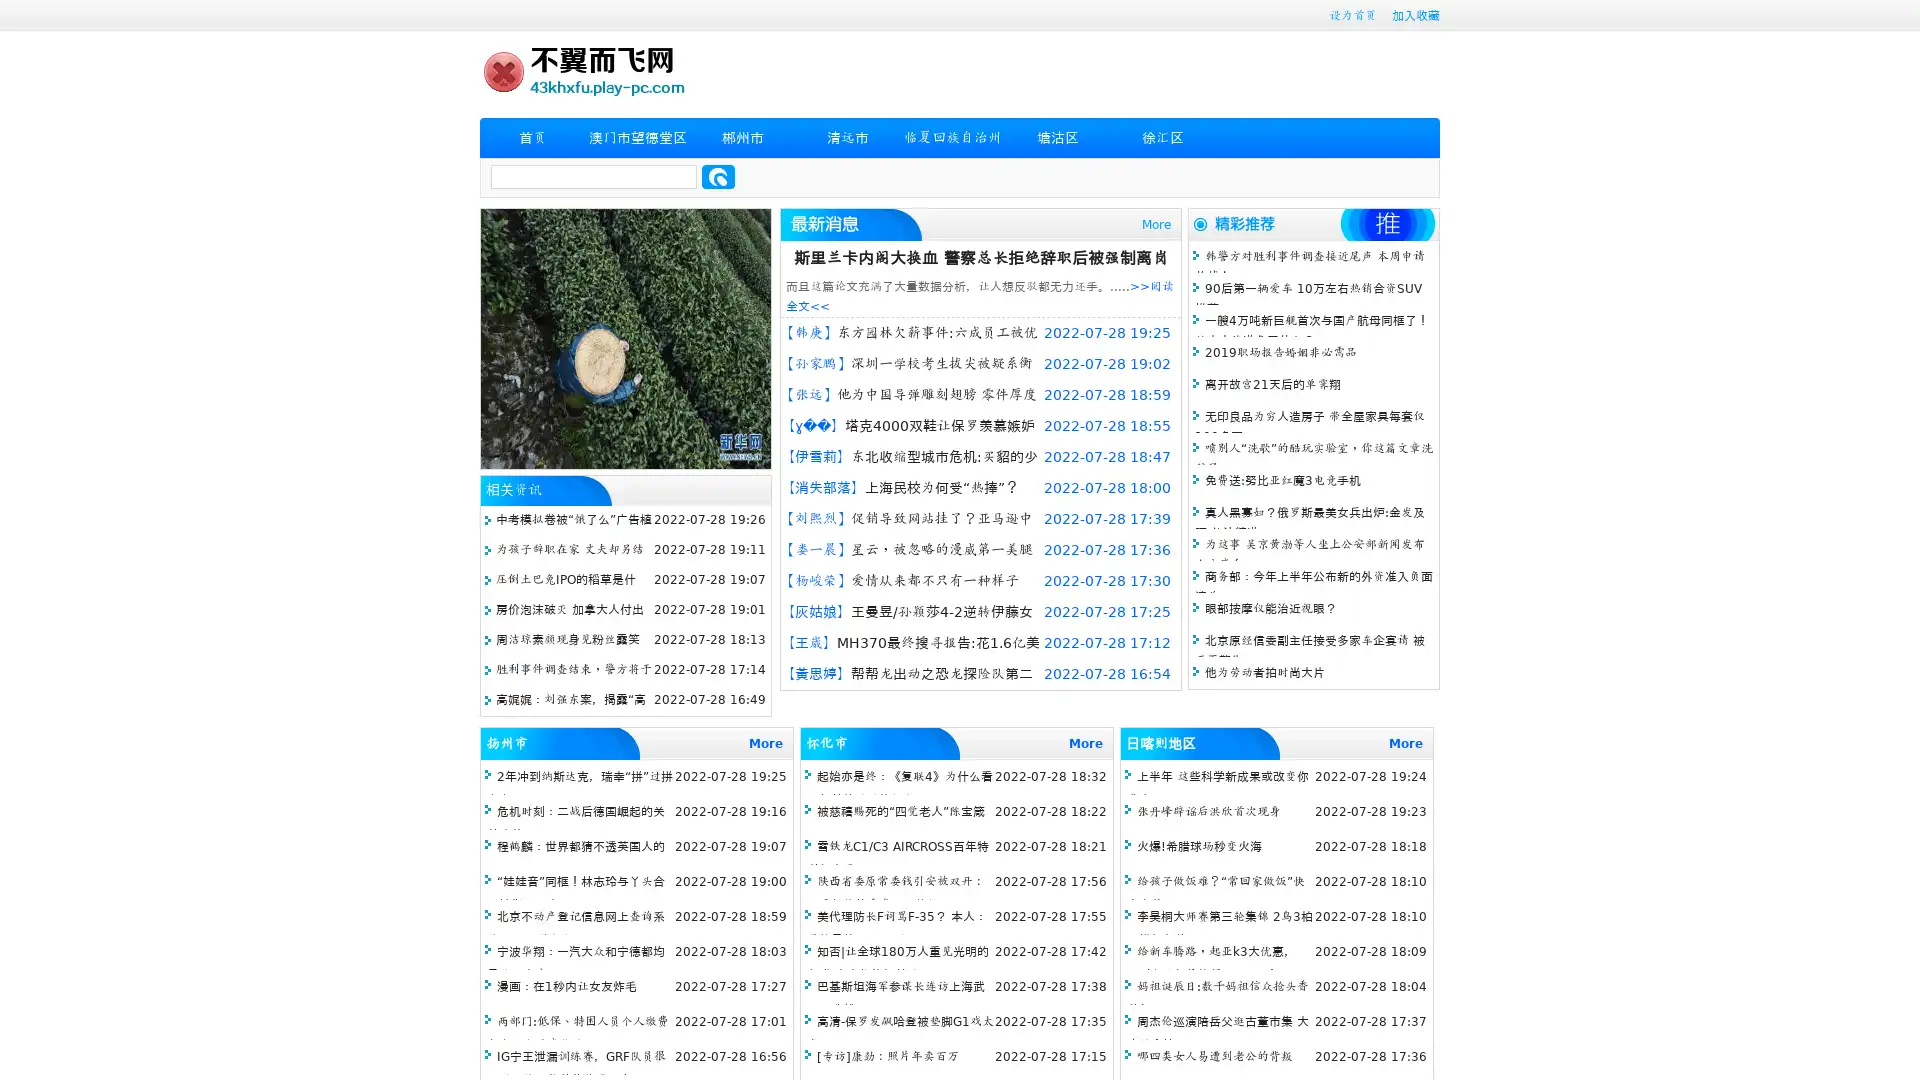  I want to click on Search, so click(718, 176).